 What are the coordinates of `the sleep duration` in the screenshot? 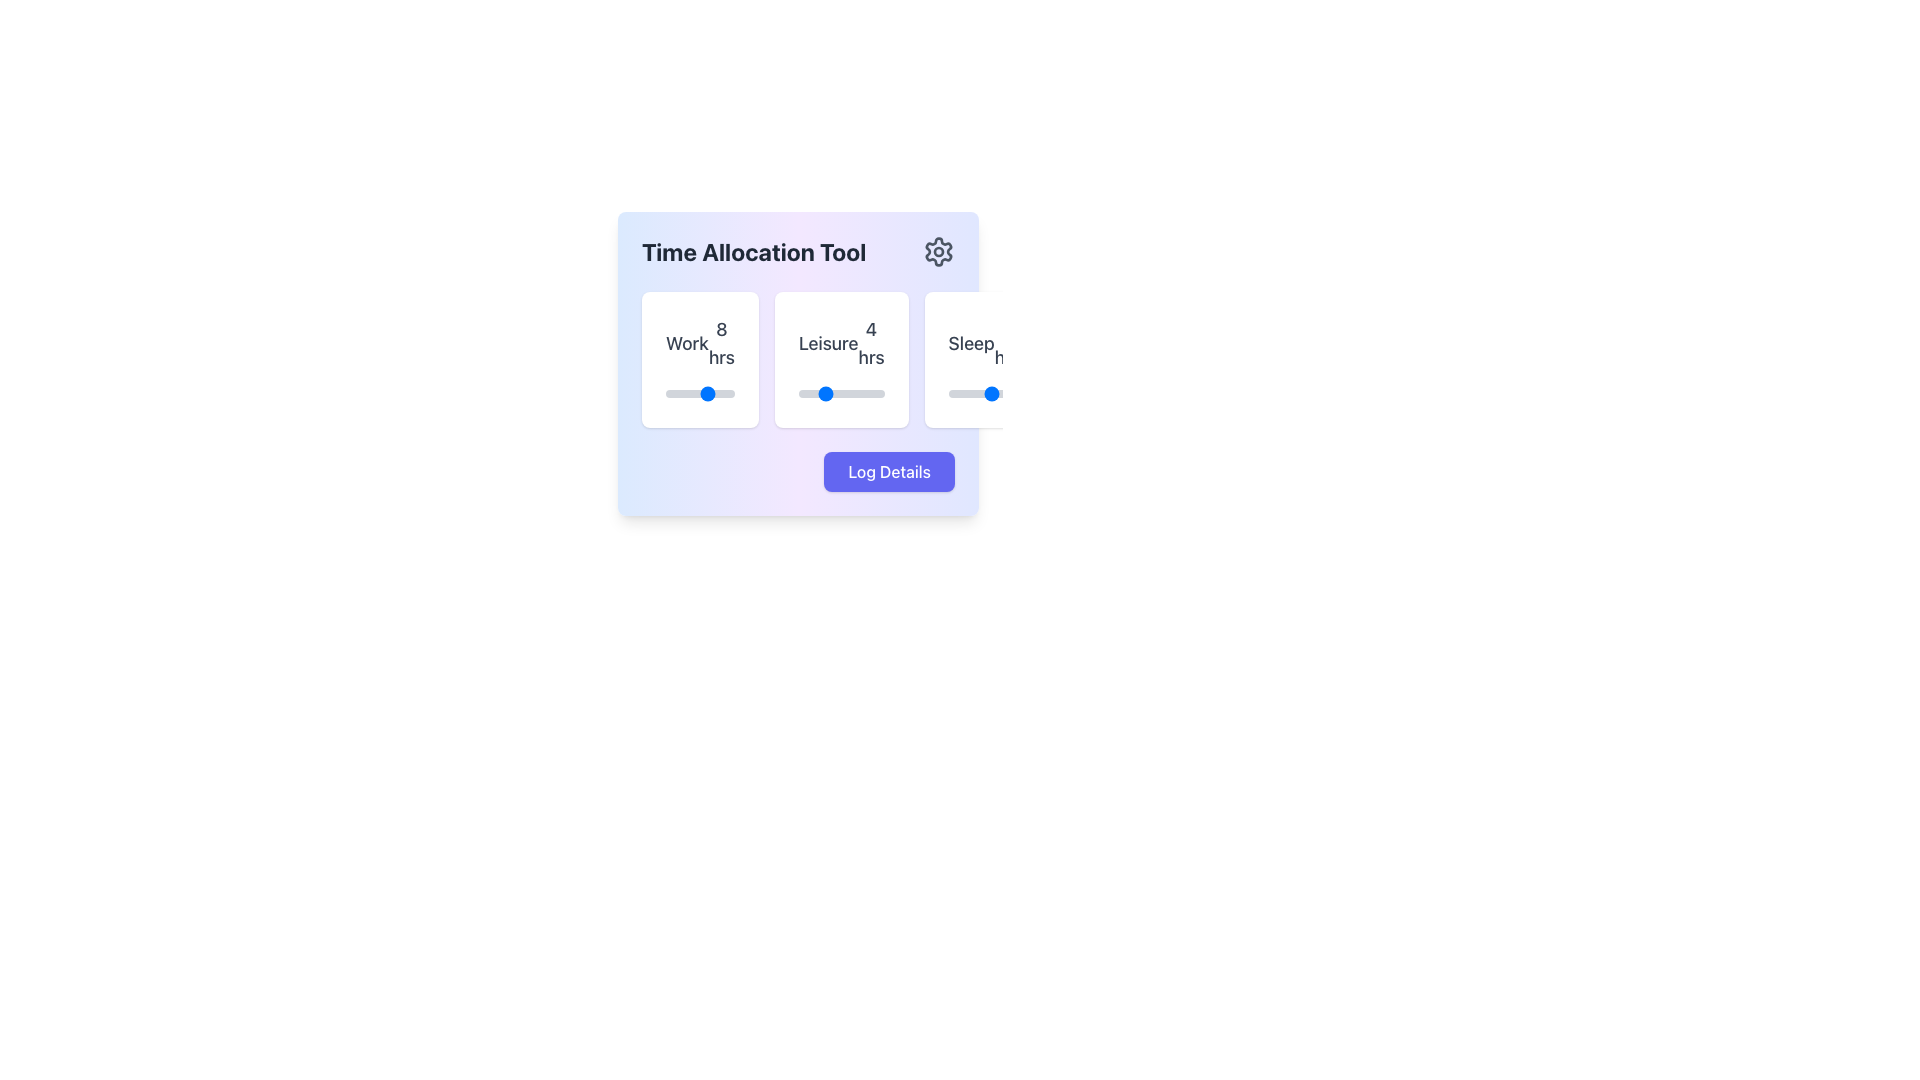 It's located at (981, 393).